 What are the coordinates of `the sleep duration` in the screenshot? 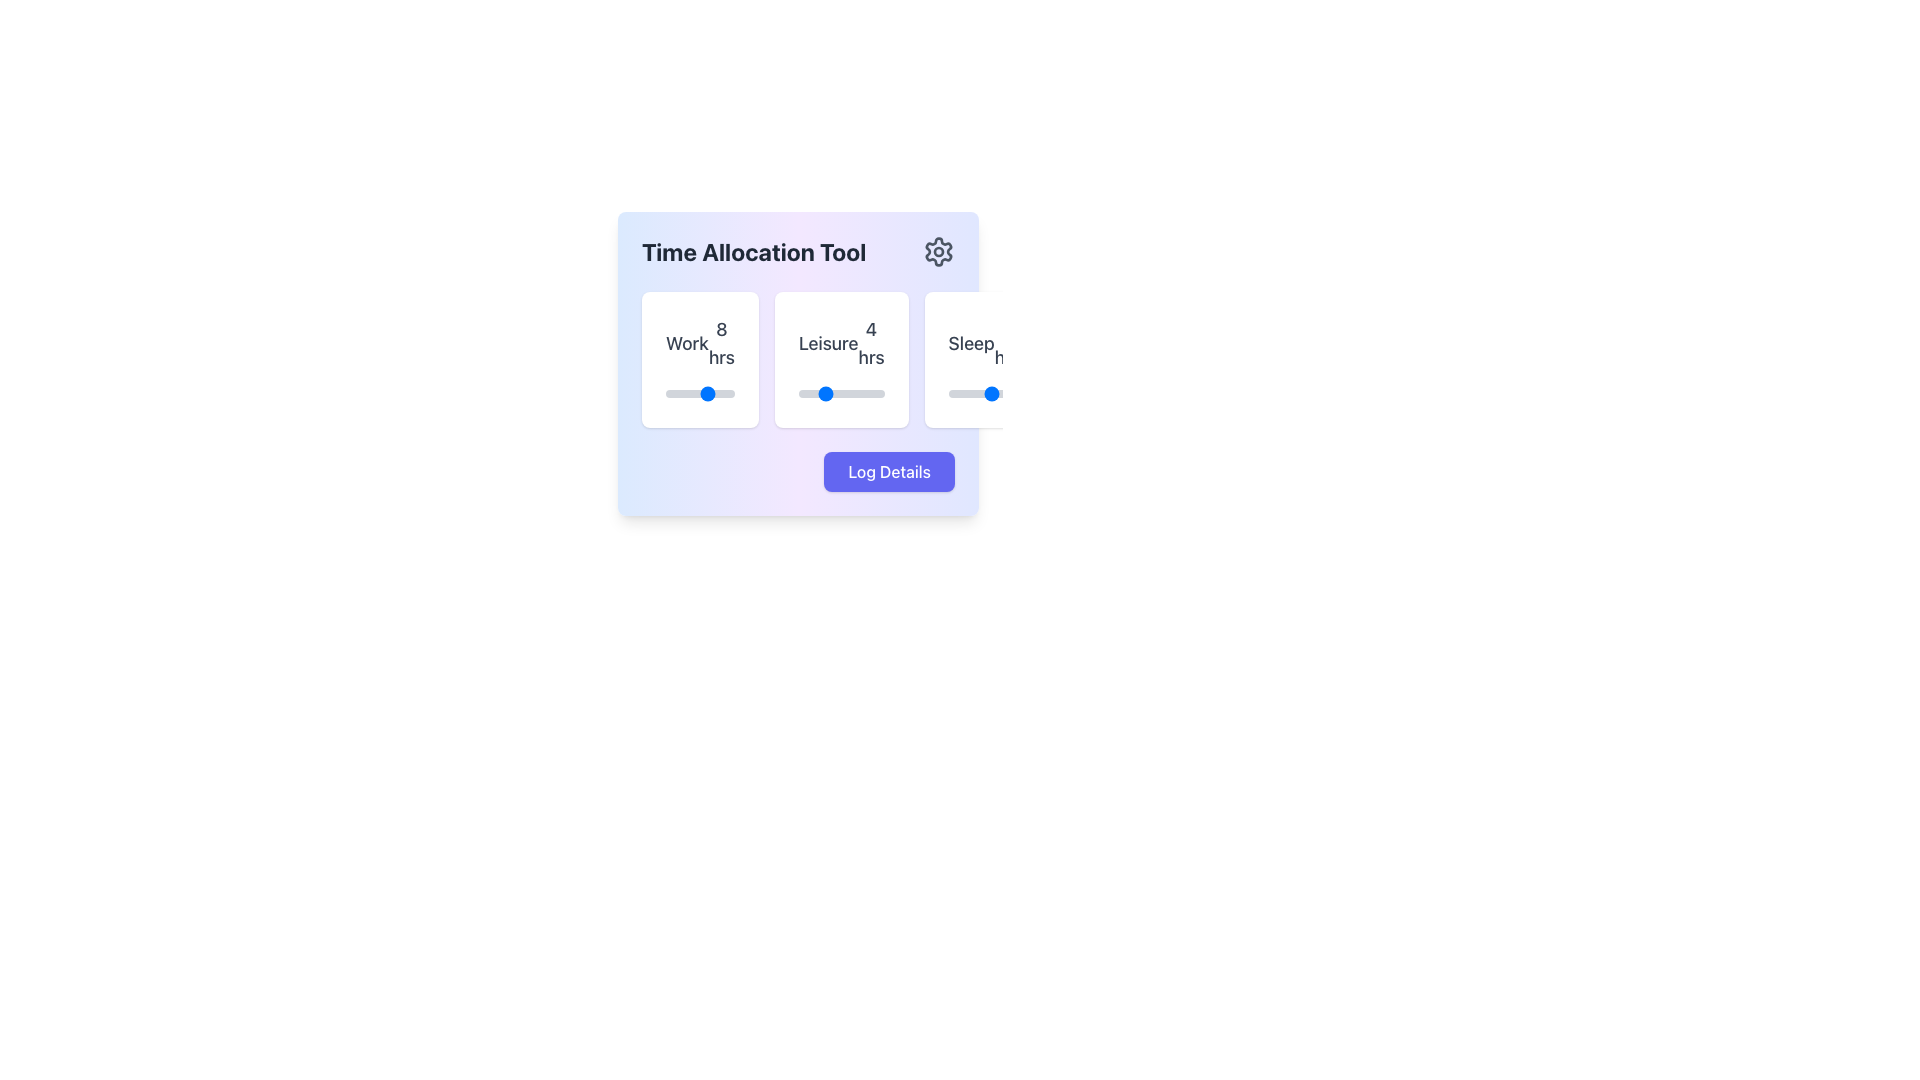 It's located at (981, 393).